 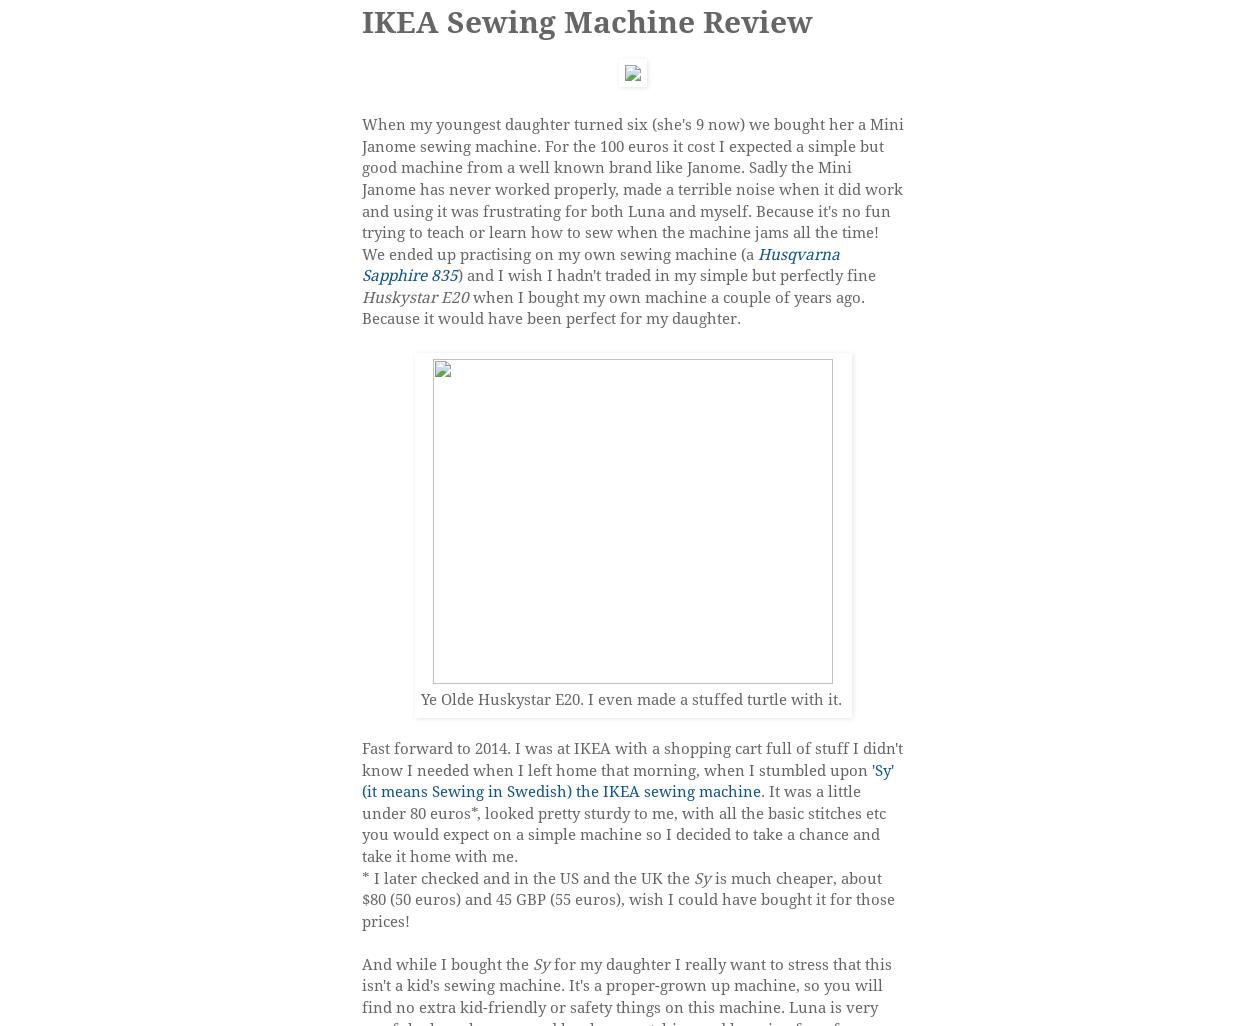 What do you see at coordinates (632, 759) in the screenshot?
I see `'Fast forward to 2014. I was at IKEA with a shopping cart full of stuff I didn't know I needed when I left home that morning, when I stumbled upon'` at bounding box center [632, 759].